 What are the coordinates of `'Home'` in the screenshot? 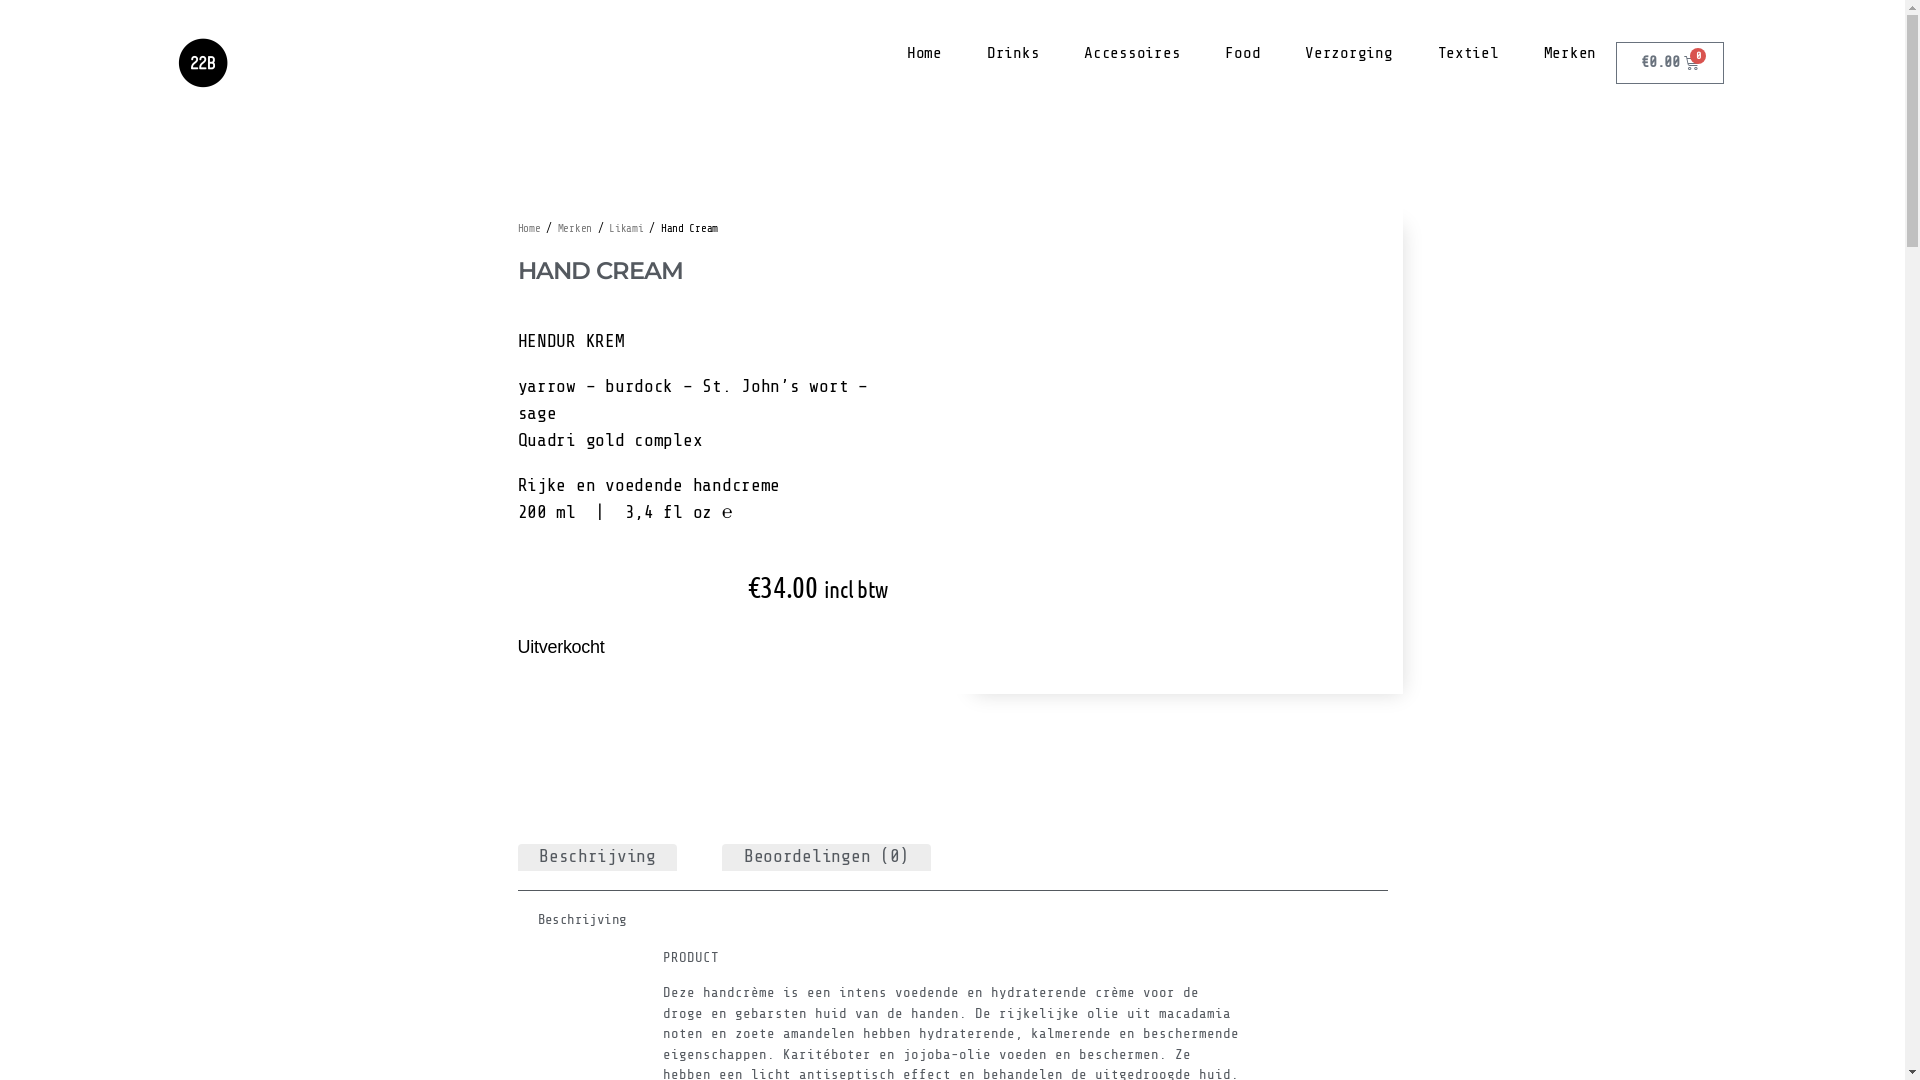 It's located at (529, 227).